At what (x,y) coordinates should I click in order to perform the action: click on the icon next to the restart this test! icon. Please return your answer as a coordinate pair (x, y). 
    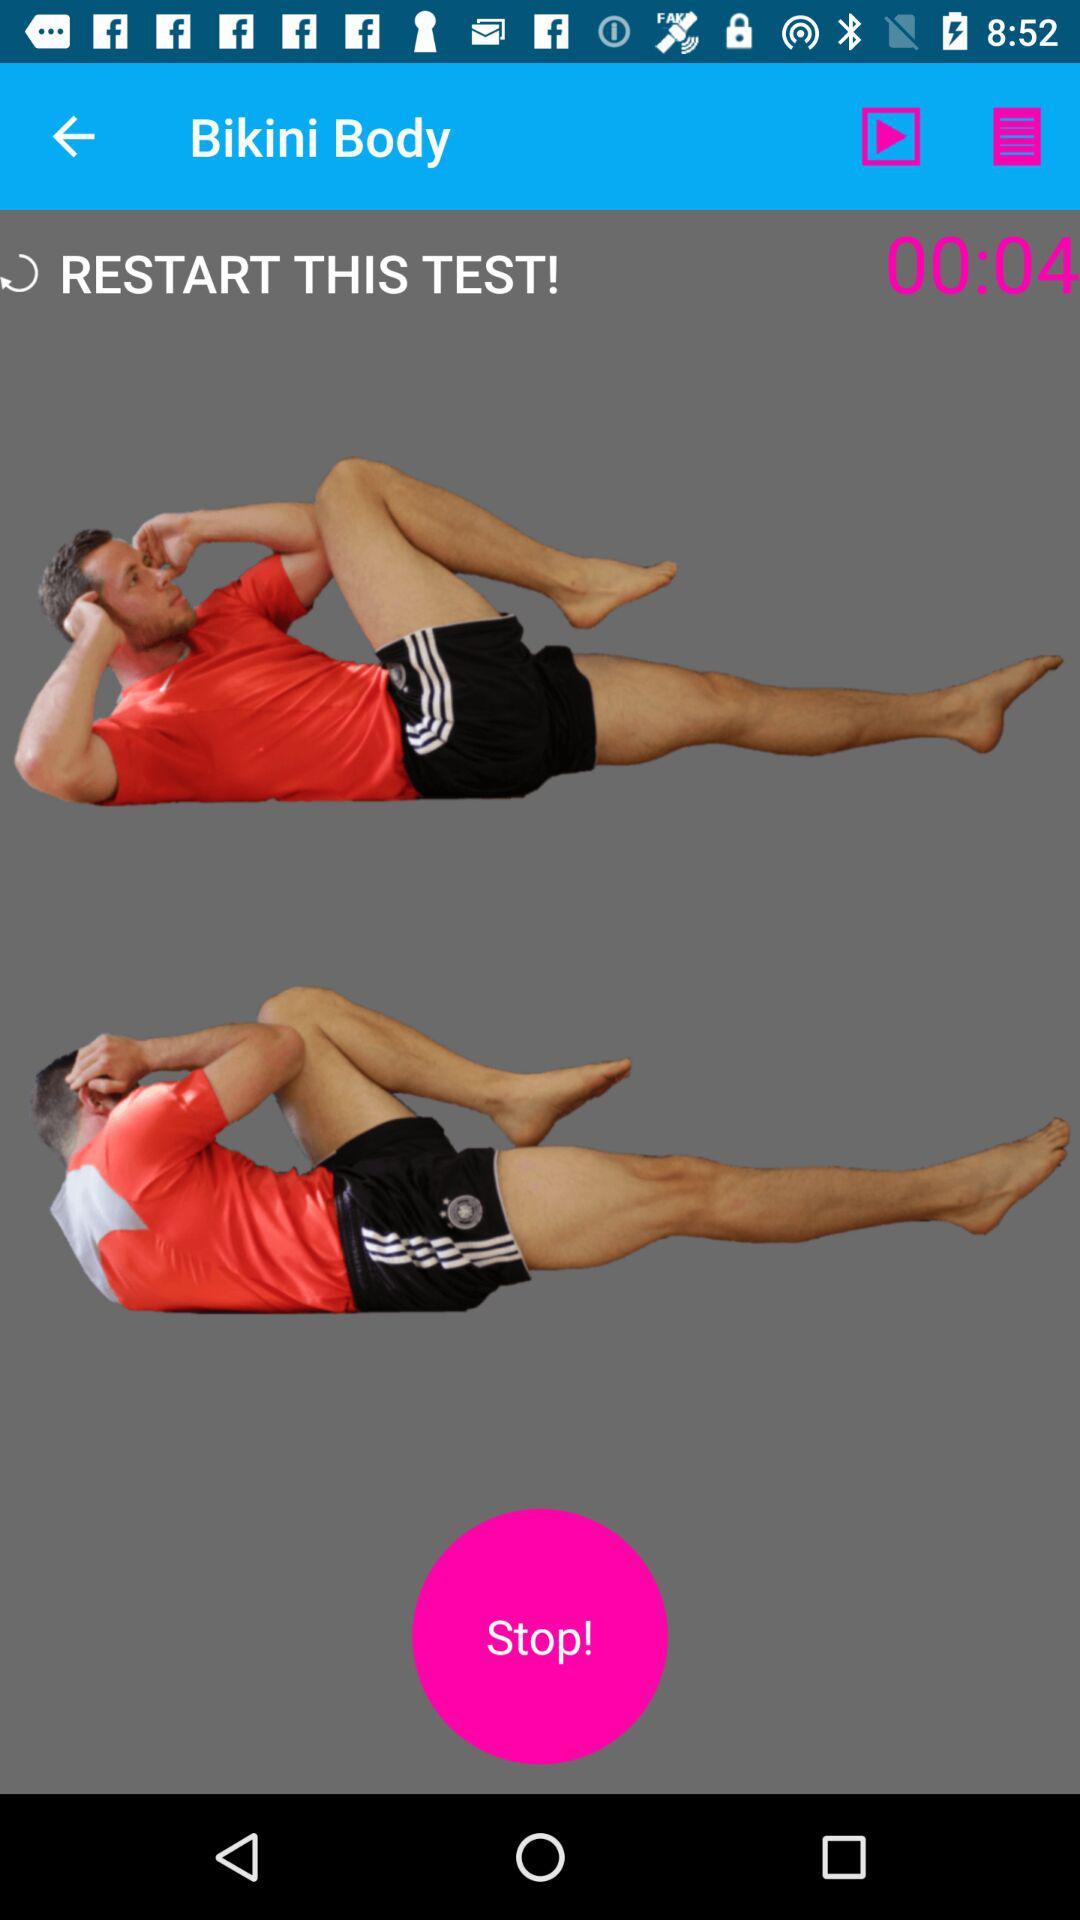
    Looking at the image, I should click on (890, 135).